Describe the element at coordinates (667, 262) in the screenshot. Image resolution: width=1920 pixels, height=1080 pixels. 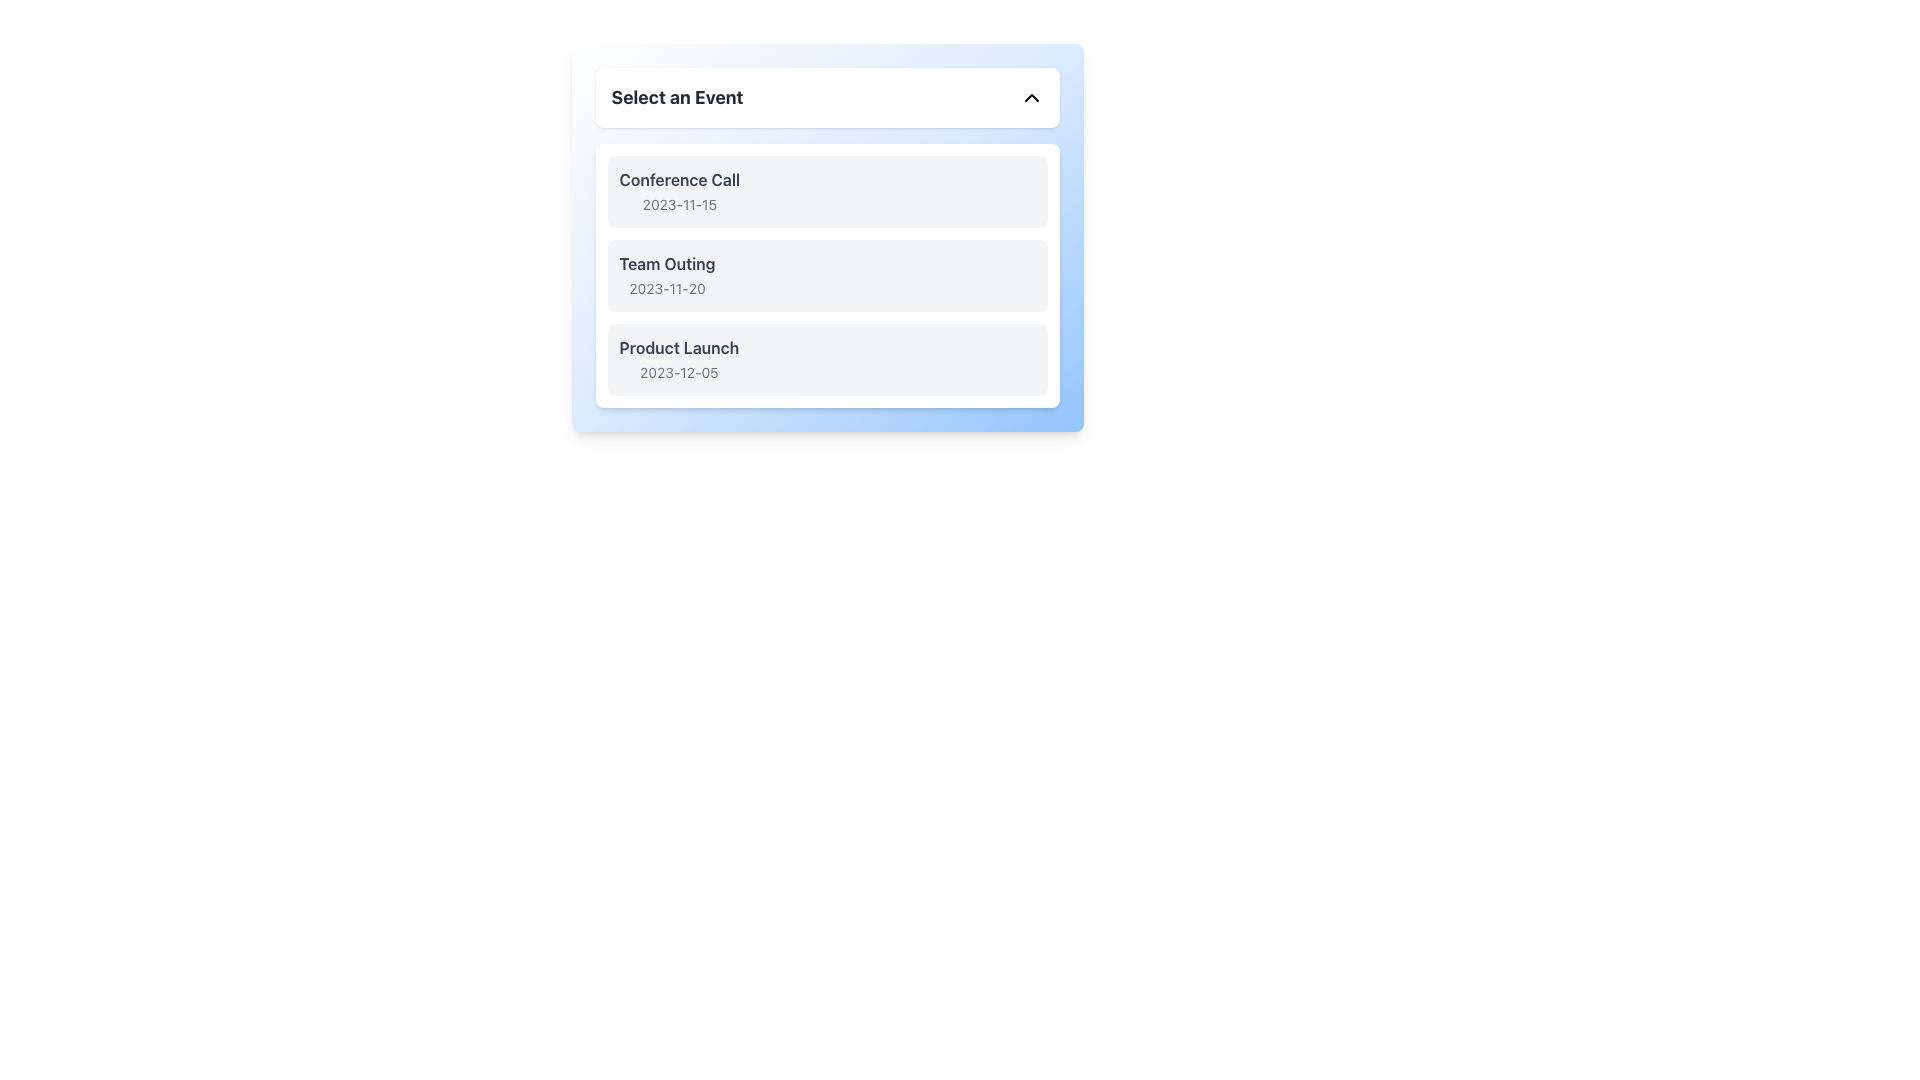
I see `the text label titled 'Team Outing' which is located in the second list item of a dropdown-style list` at that location.